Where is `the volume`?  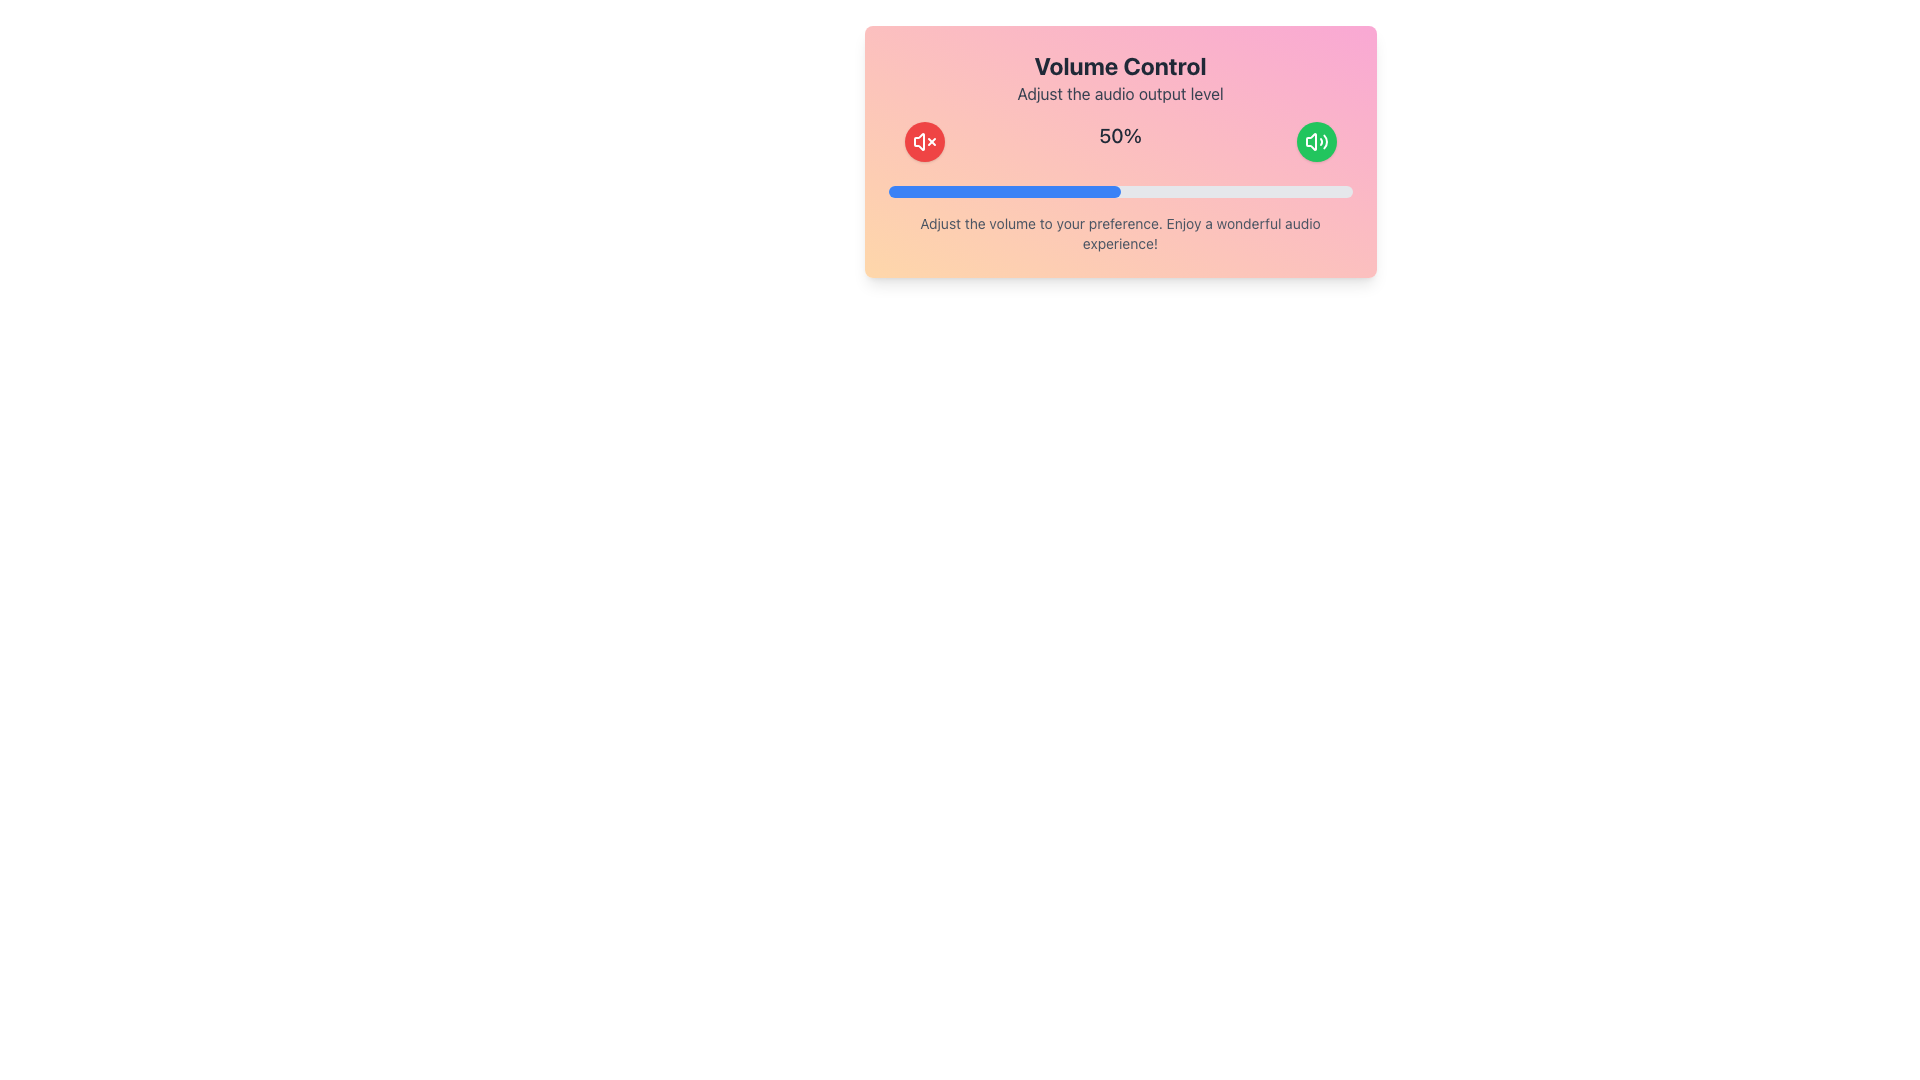 the volume is located at coordinates (1263, 192).